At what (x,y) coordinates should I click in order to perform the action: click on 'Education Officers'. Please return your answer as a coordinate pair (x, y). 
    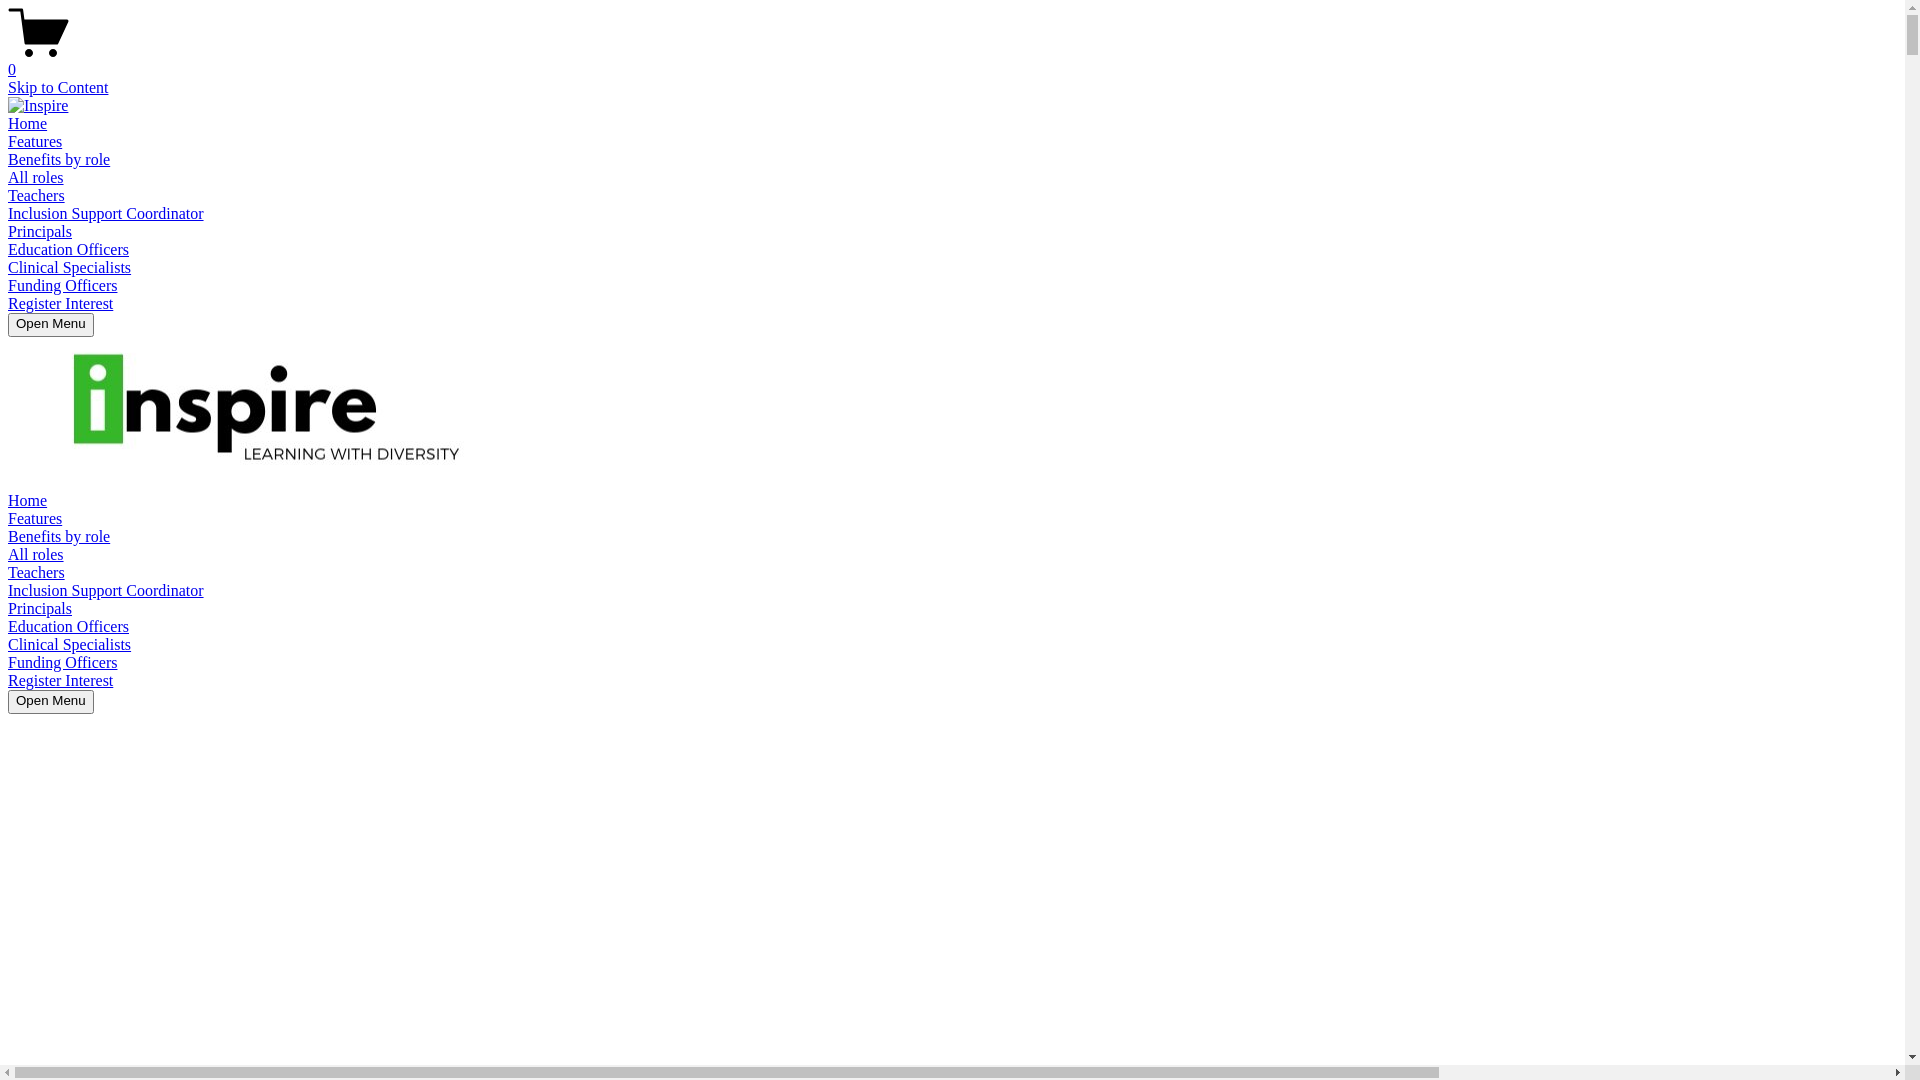
    Looking at the image, I should click on (68, 248).